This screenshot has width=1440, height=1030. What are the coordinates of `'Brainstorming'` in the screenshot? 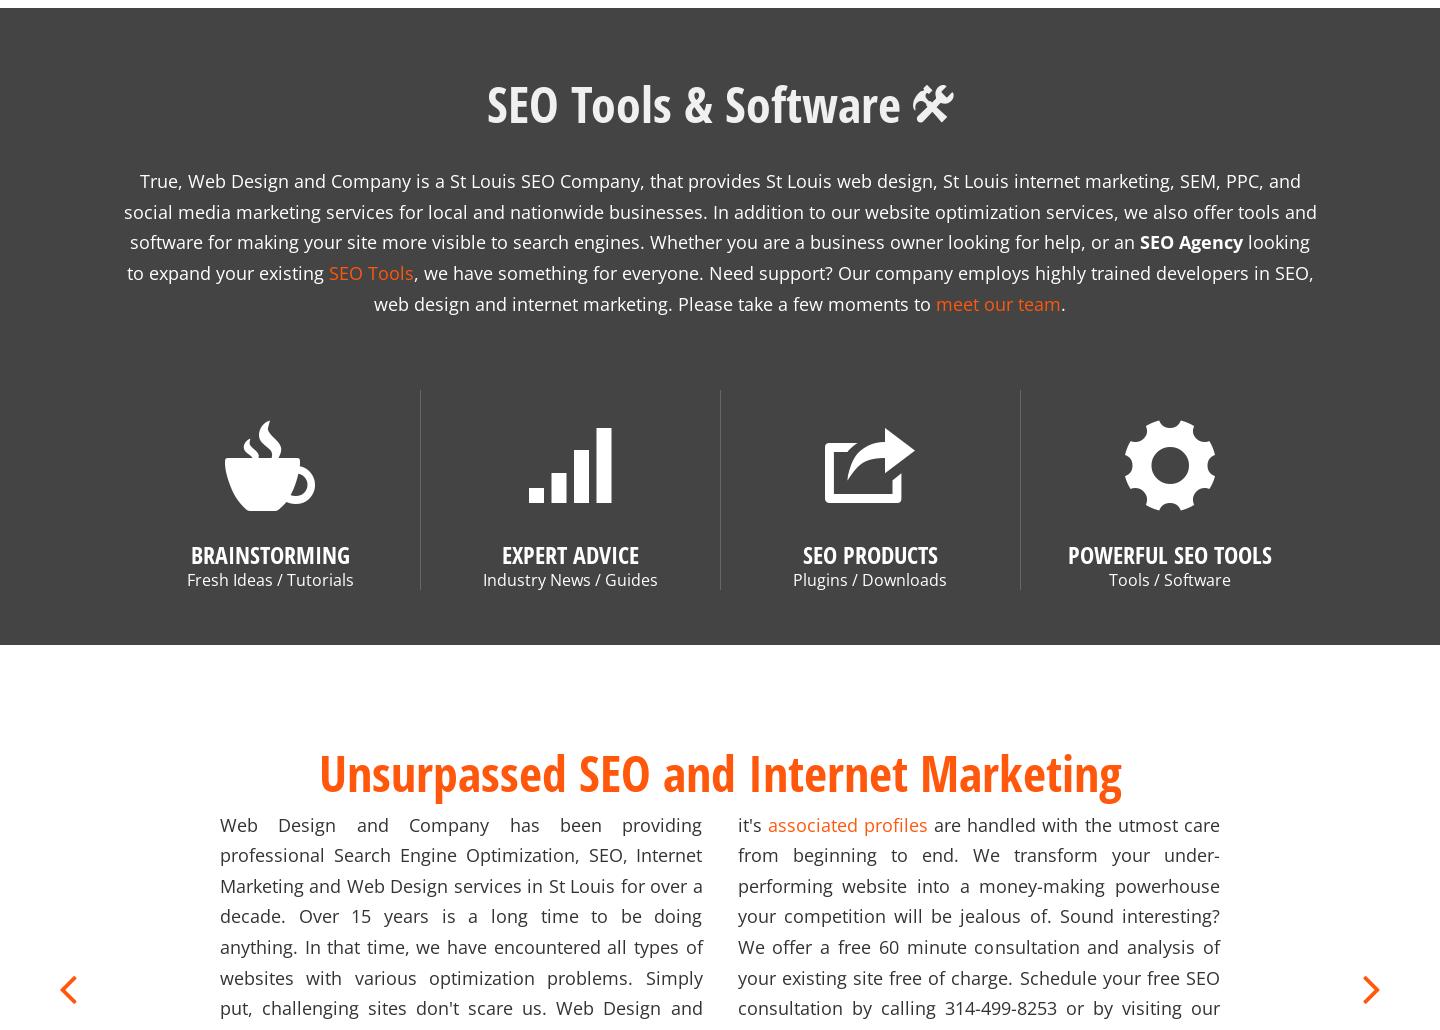 It's located at (268, 529).